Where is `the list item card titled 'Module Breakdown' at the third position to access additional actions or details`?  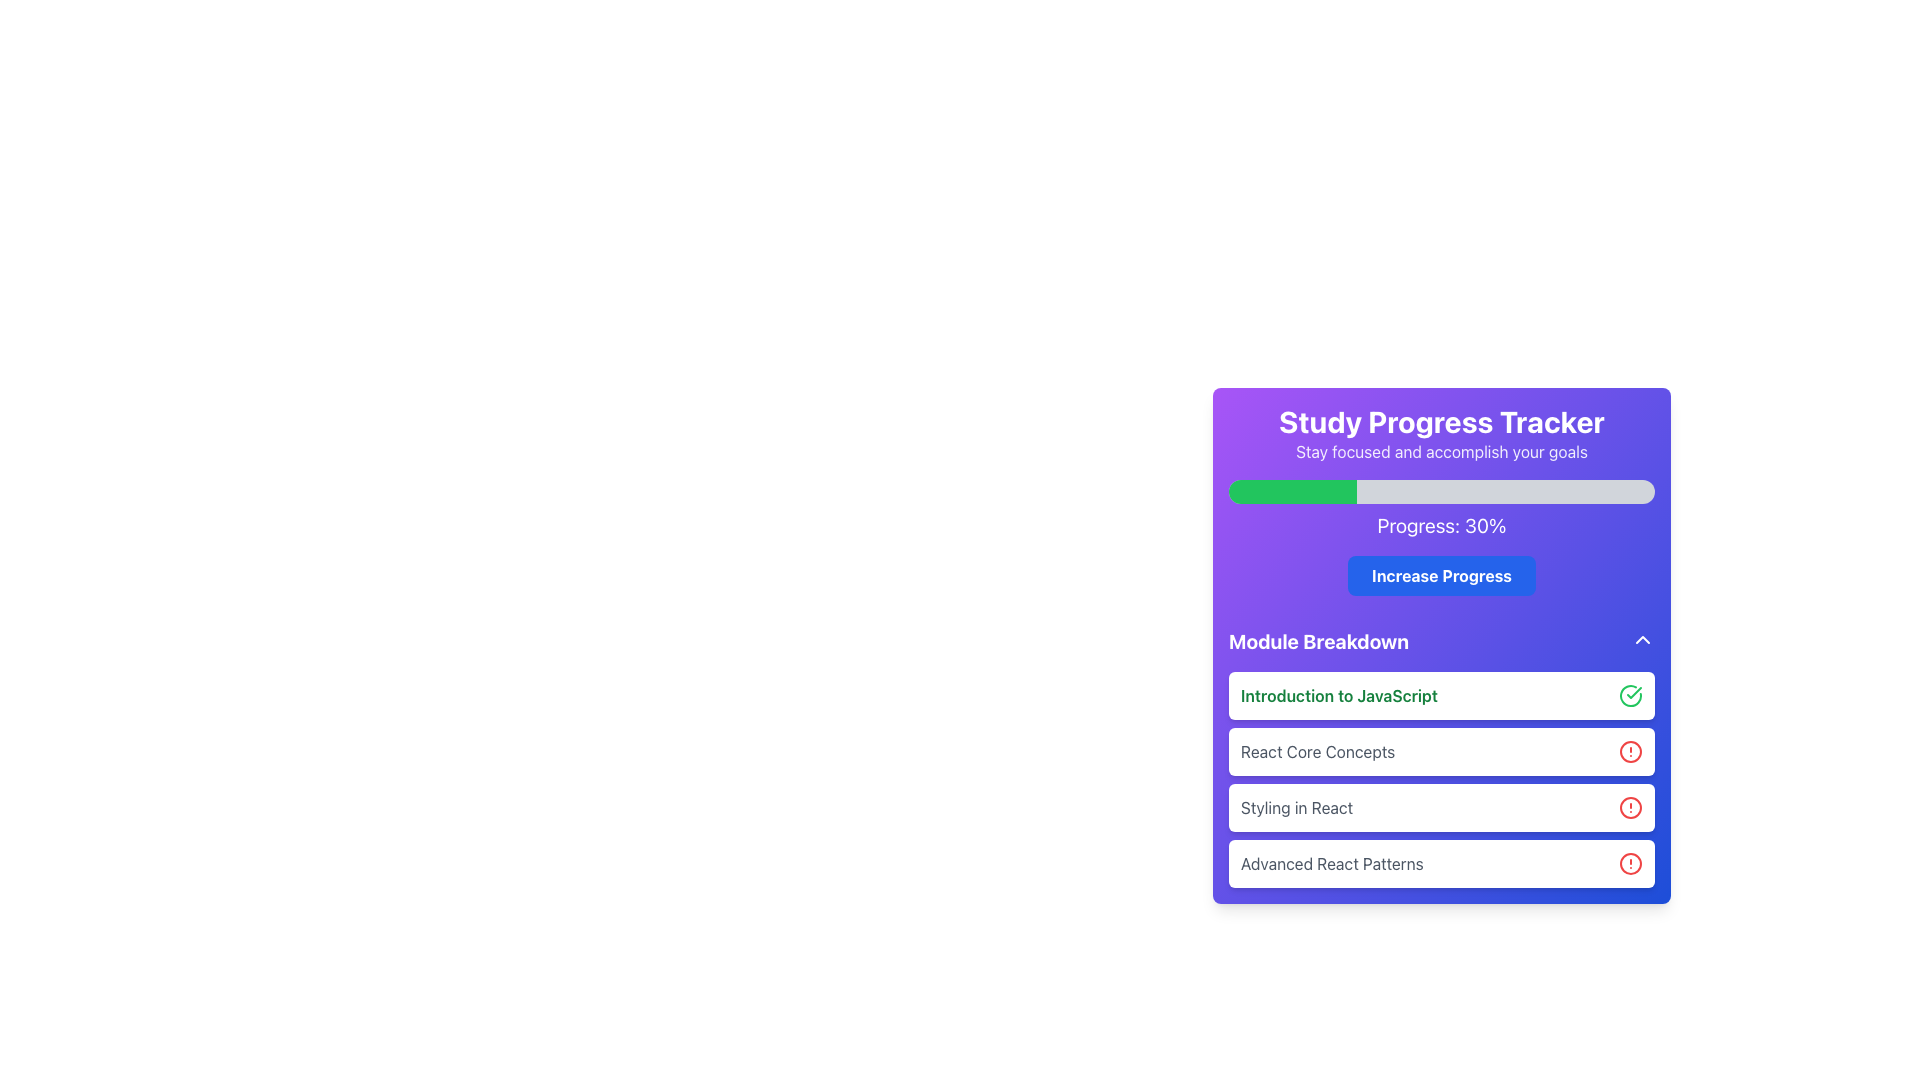 the list item card titled 'Module Breakdown' at the third position to access additional actions or details is located at coordinates (1441, 806).